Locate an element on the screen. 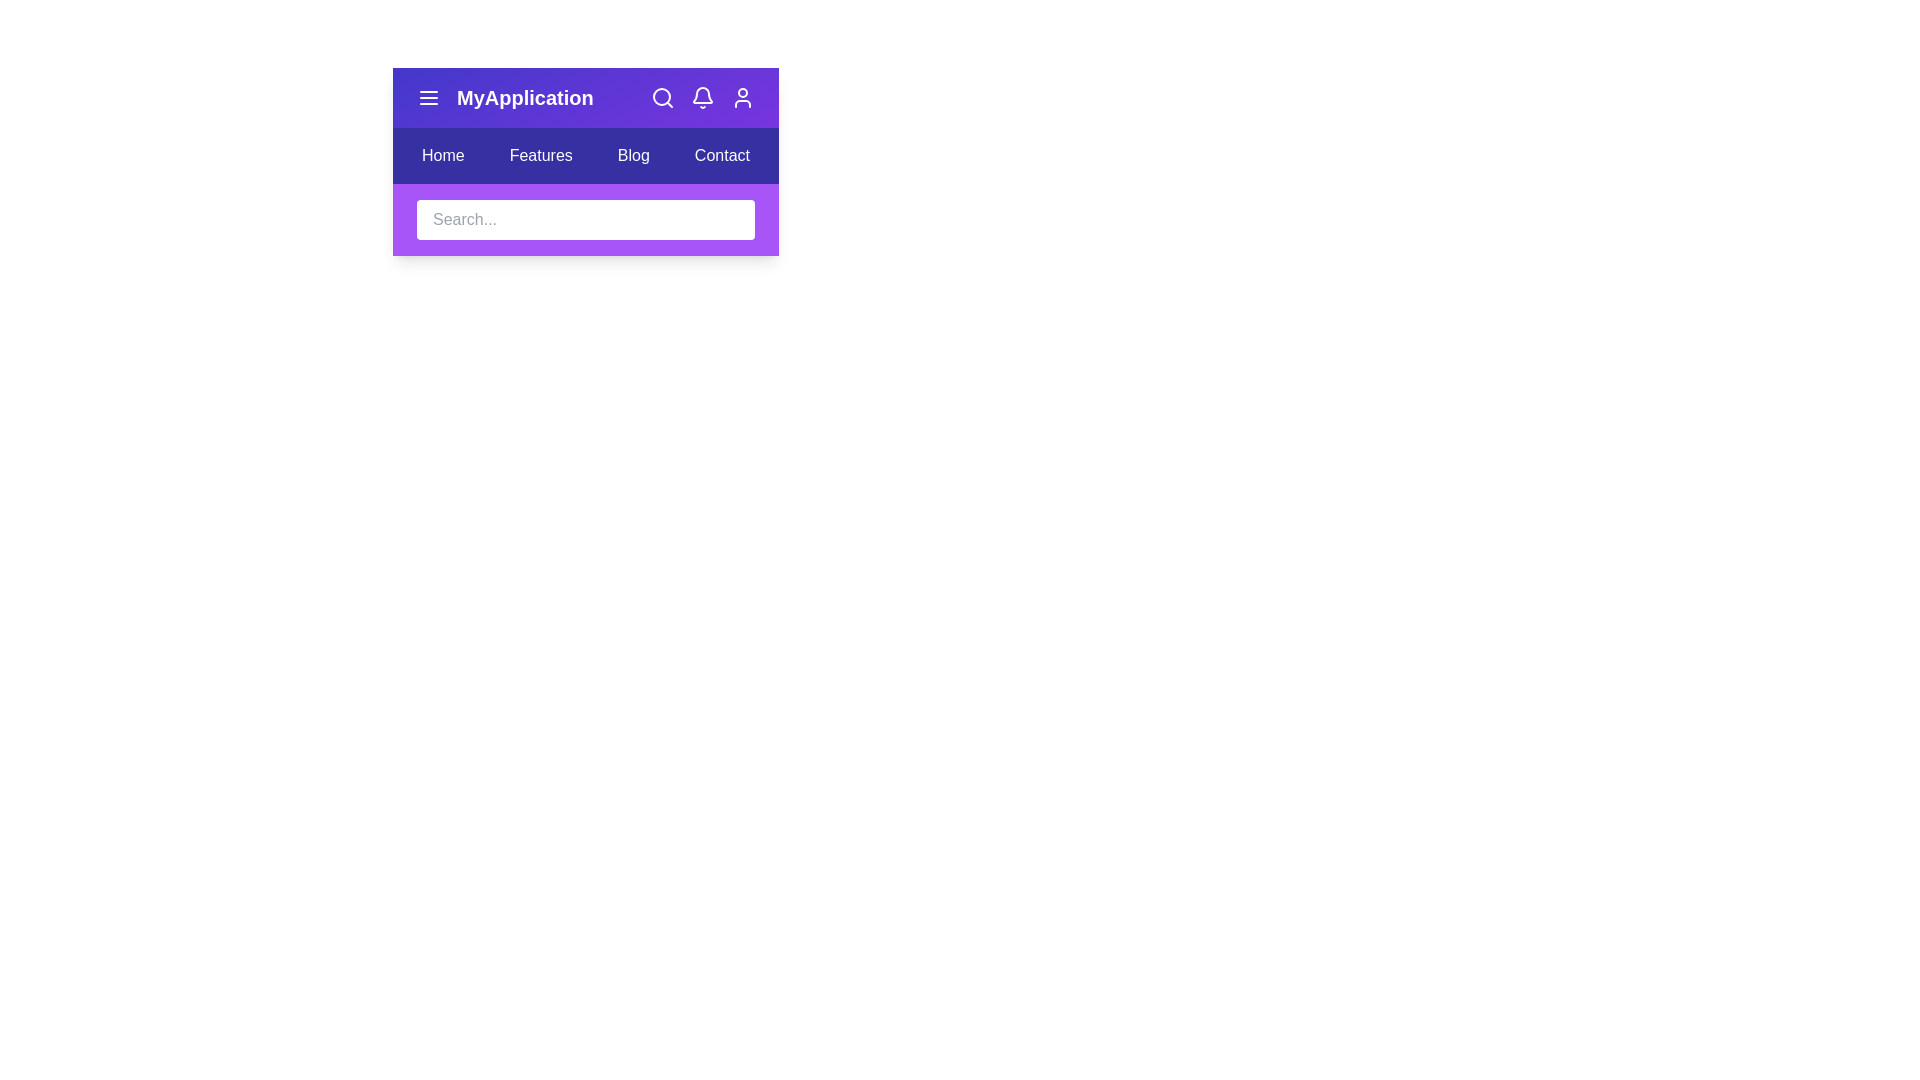 The height and width of the screenshot is (1080, 1920). the menu toggle button to toggle the menu visibility is located at coordinates (427, 97).